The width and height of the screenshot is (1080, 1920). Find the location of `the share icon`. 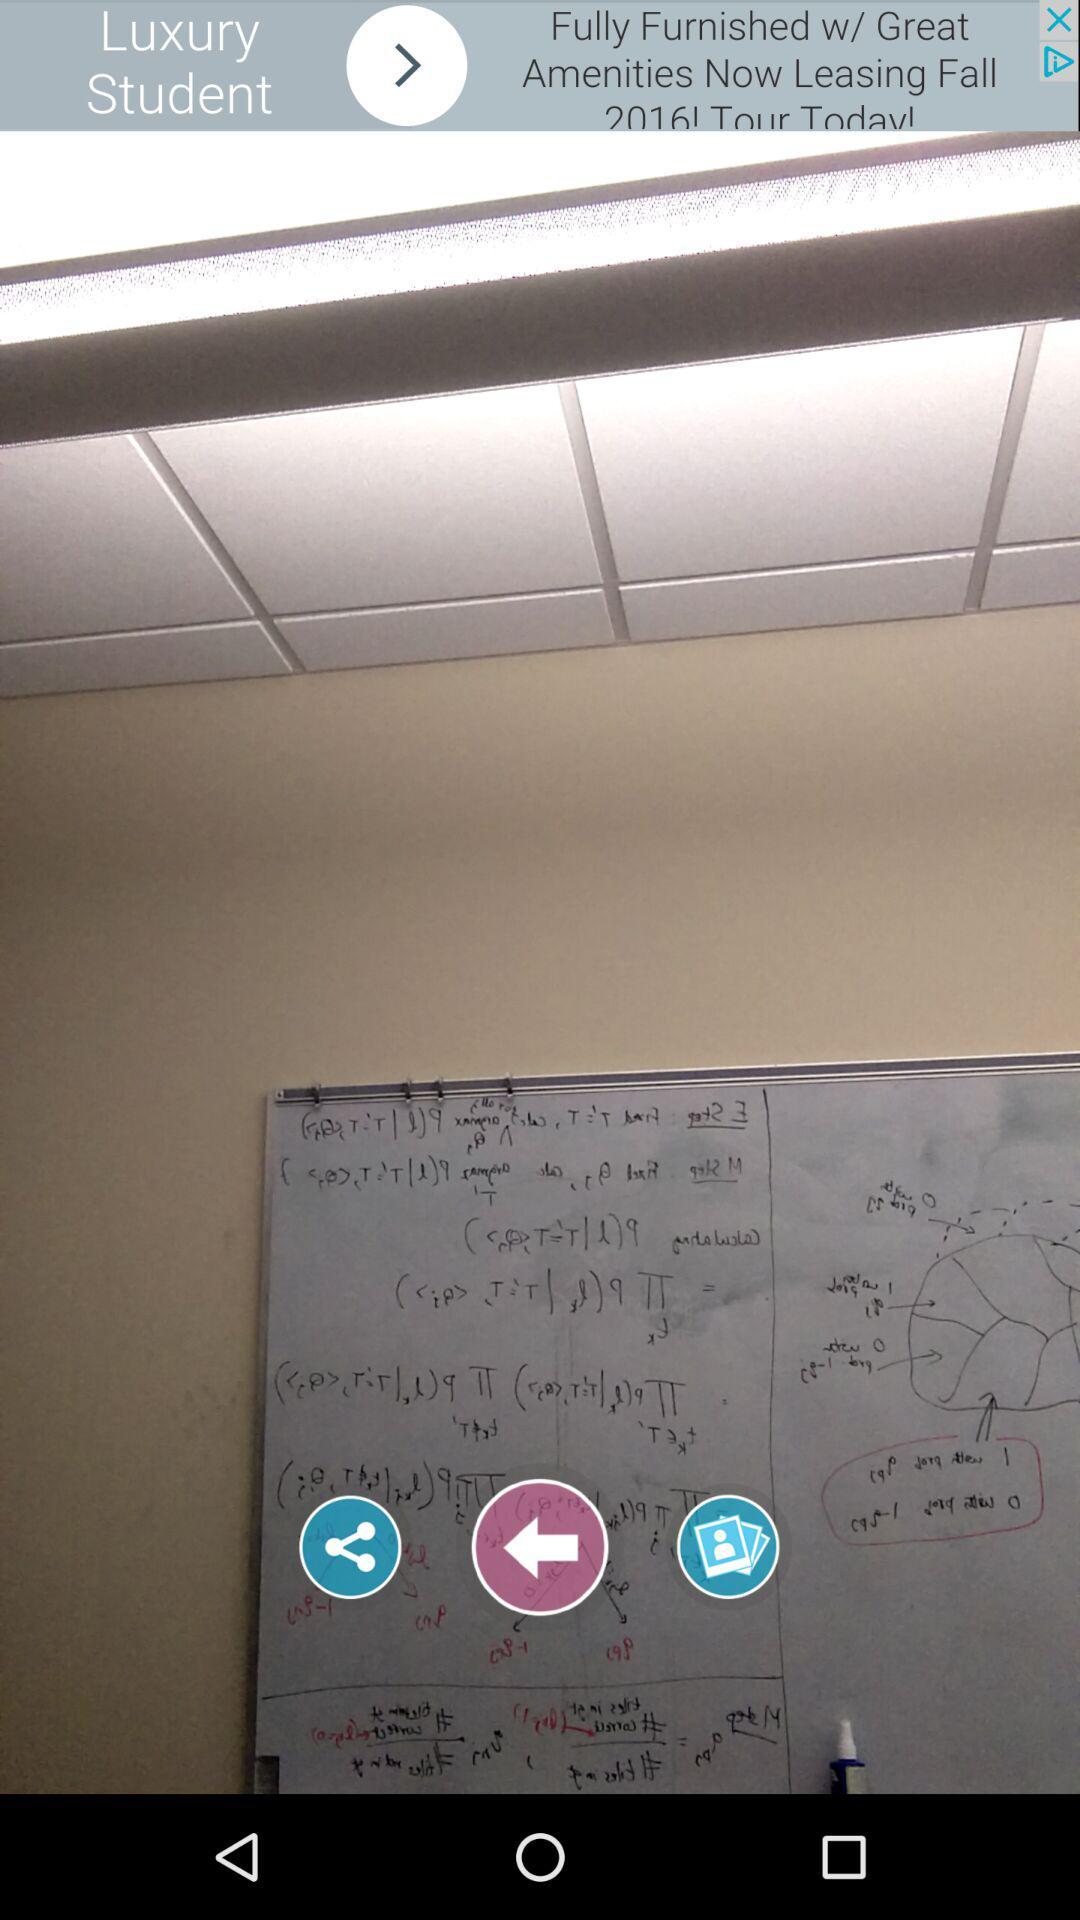

the share icon is located at coordinates (350, 1546).